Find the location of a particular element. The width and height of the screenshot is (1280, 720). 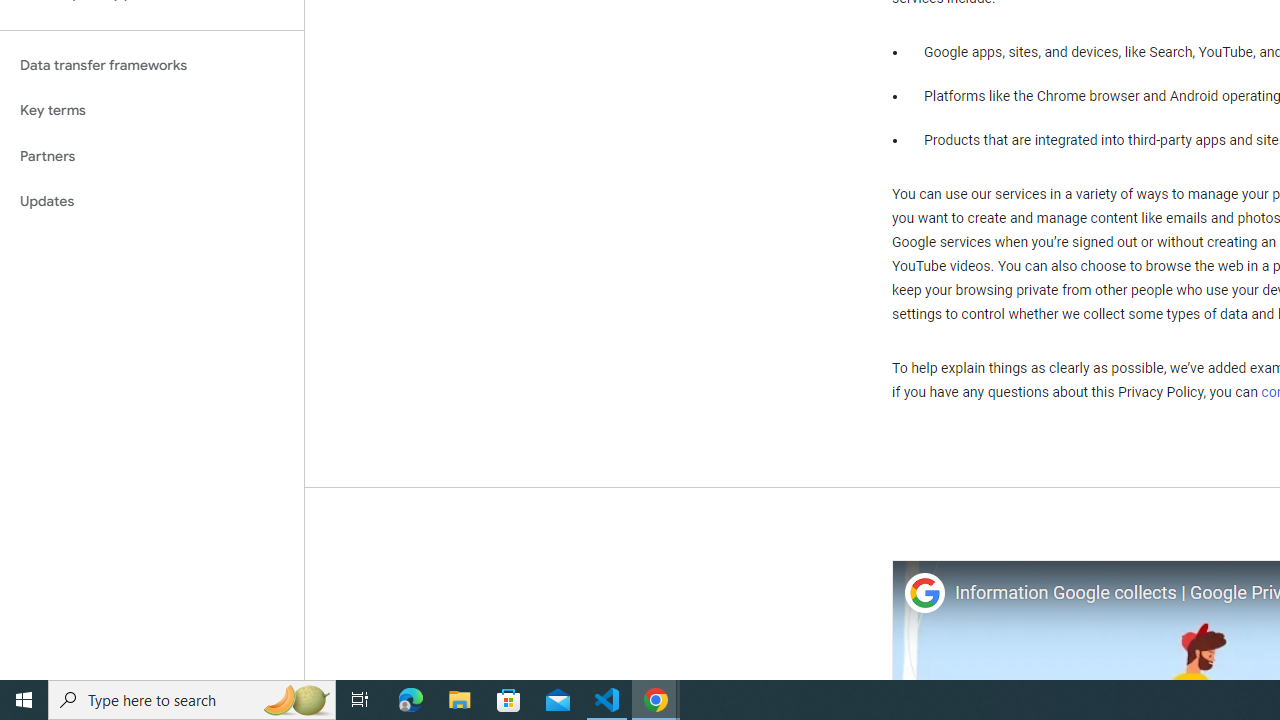

'Key terms' is located at coordinates (151, 110).